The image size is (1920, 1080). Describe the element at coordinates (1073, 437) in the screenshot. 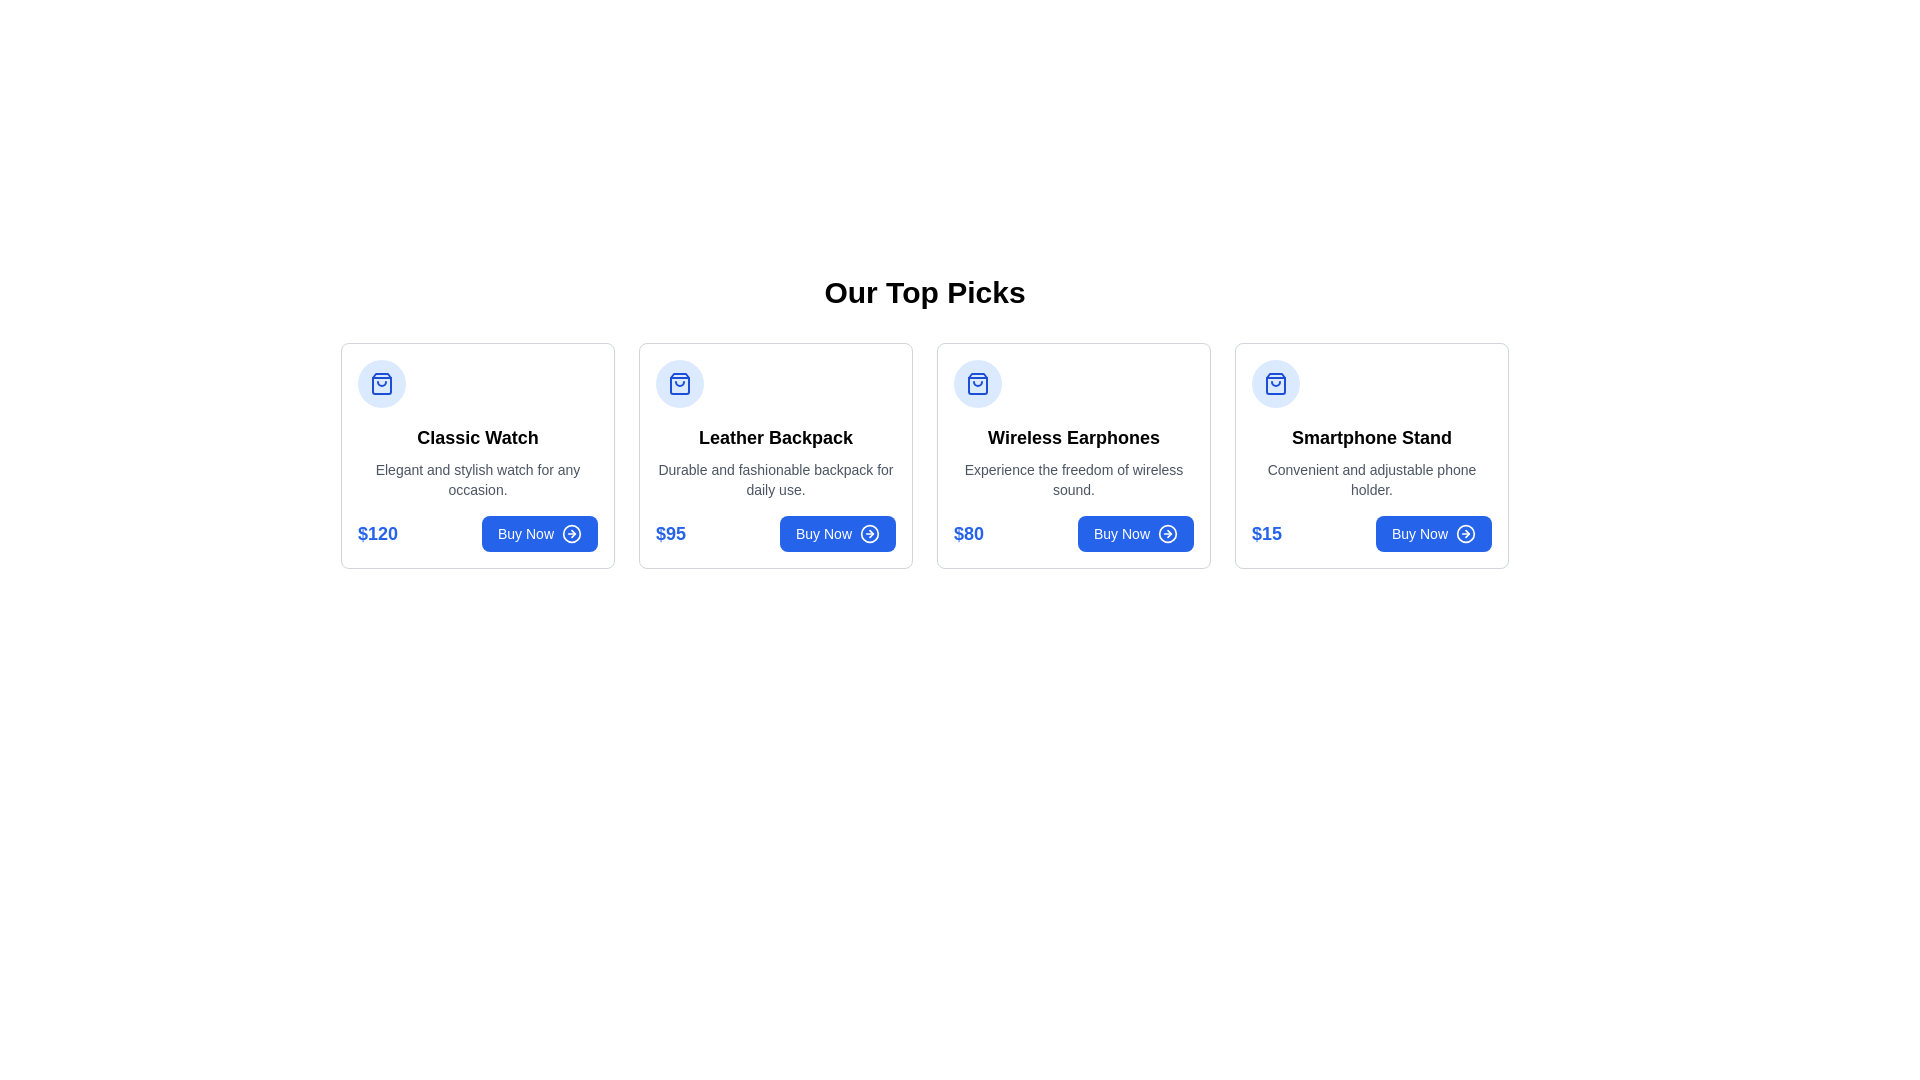

I see `the bold, black text label 'Wireless Earphones' if it is a hyperlink, located in the third card from the left in a grid layout of product recommendations` at that location.